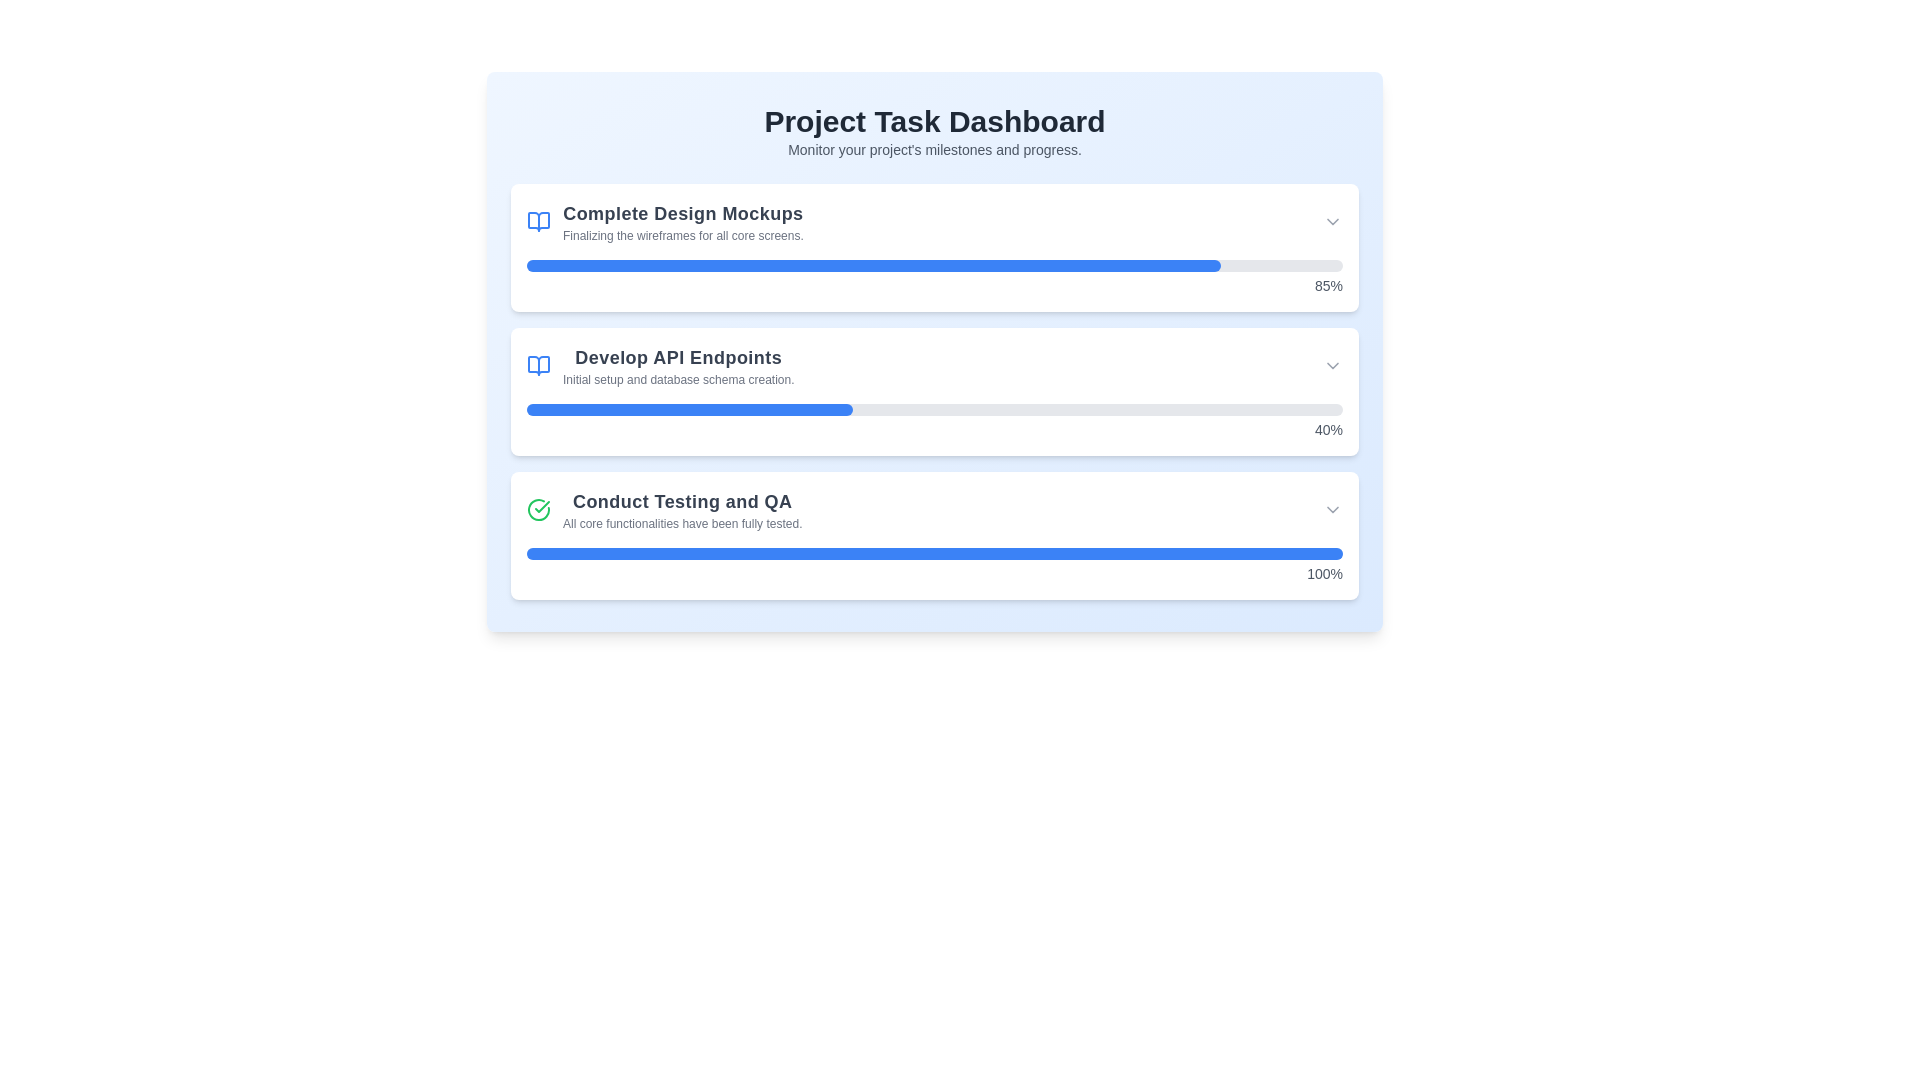  What do you see at coordinates (934, 566) in the screenshot?
I see `the progress bar indicating task completion percentage labeled 'Conduct Testing and QA' on the dashboard` at bounding box center [934, 566].